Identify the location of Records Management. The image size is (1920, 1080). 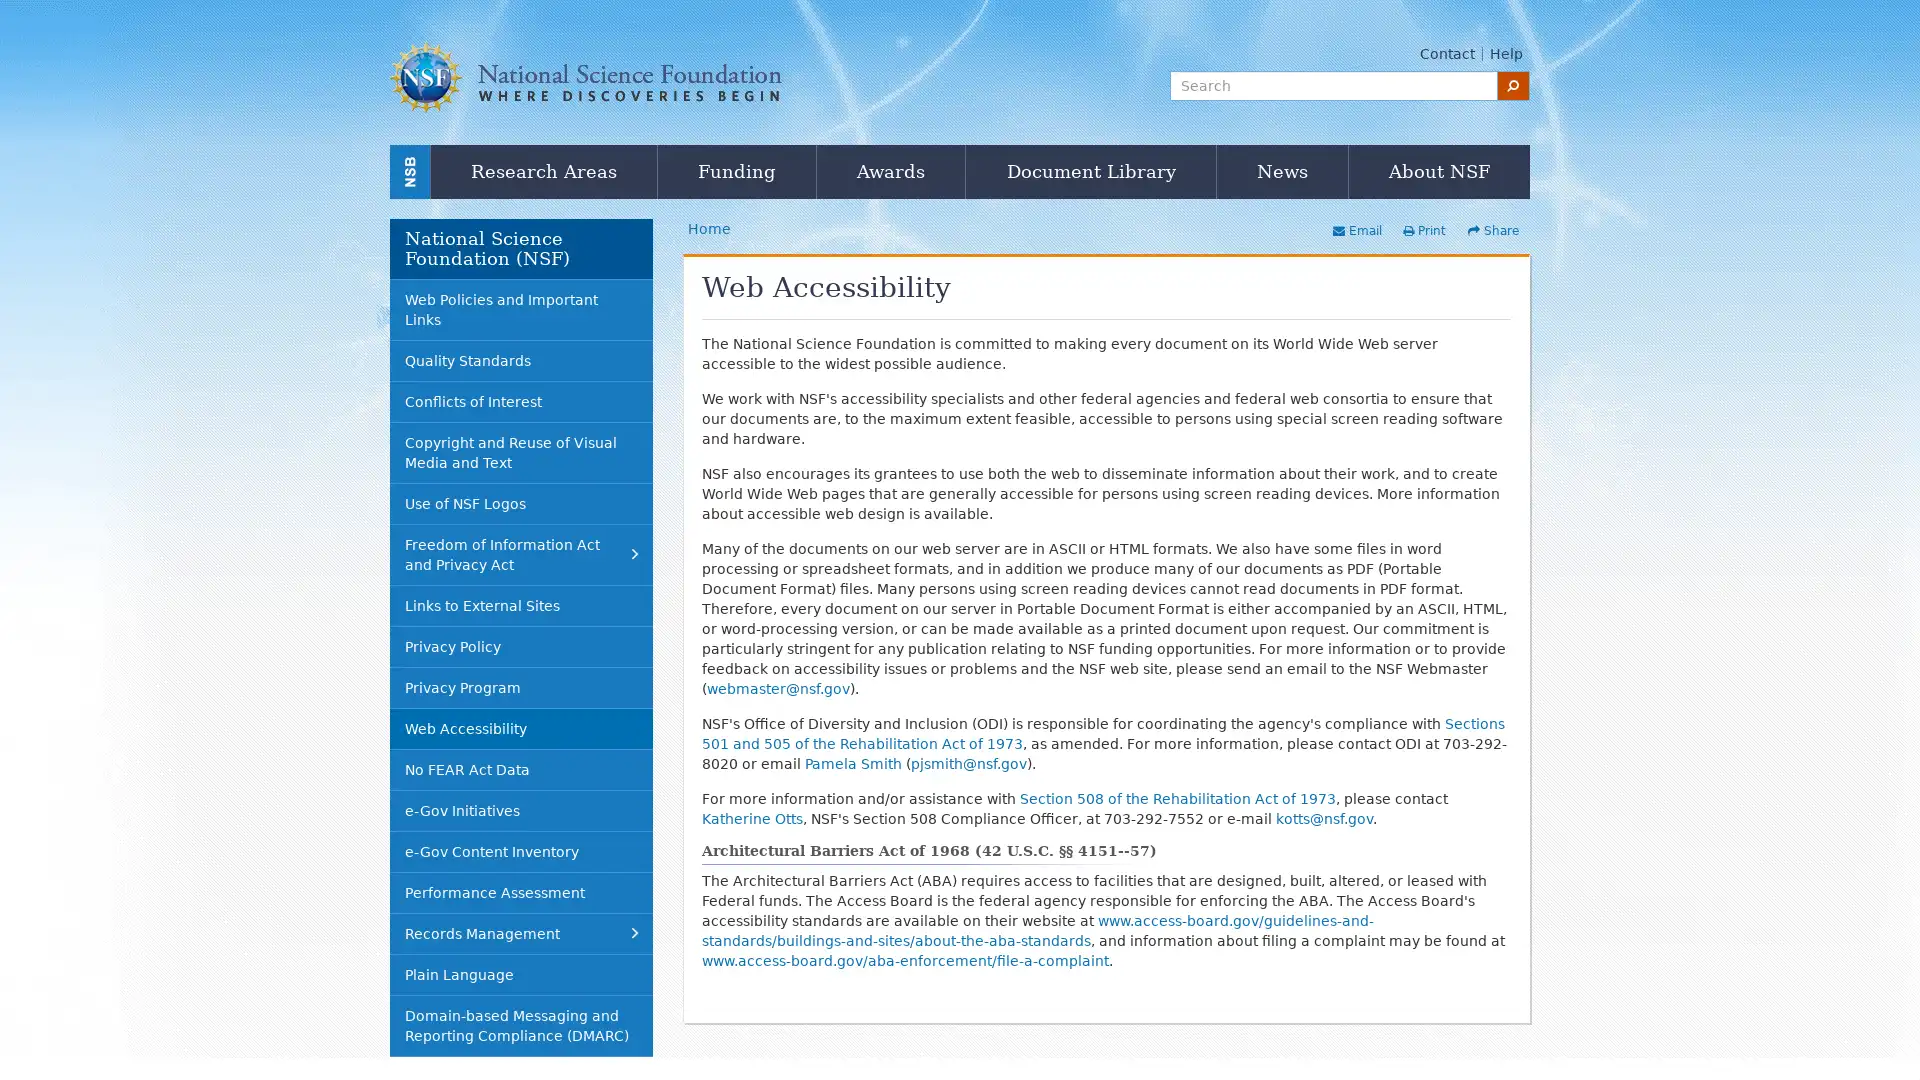
(521, 933).